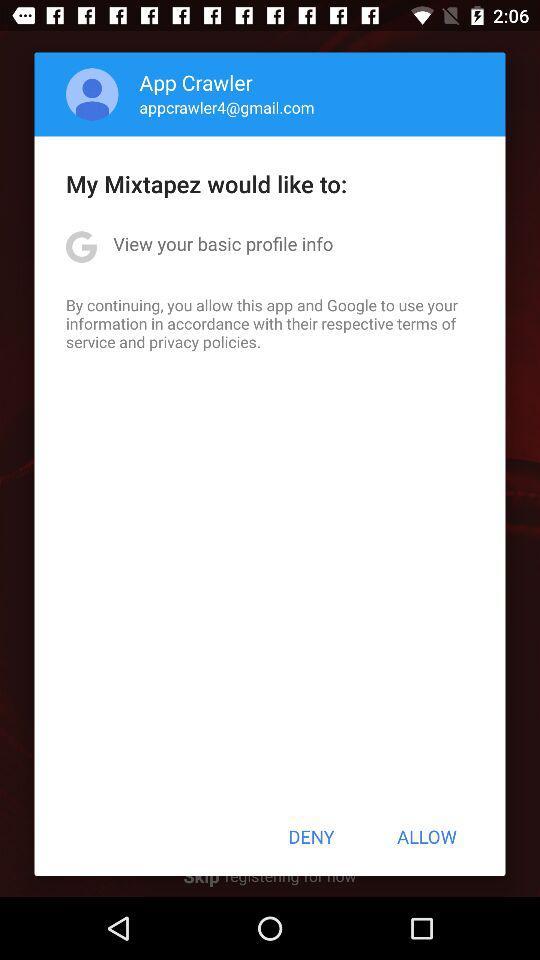 The height and width of the screenshot is (960, 540). I want to click on the app below the by continuing you app, so click(311, 836).